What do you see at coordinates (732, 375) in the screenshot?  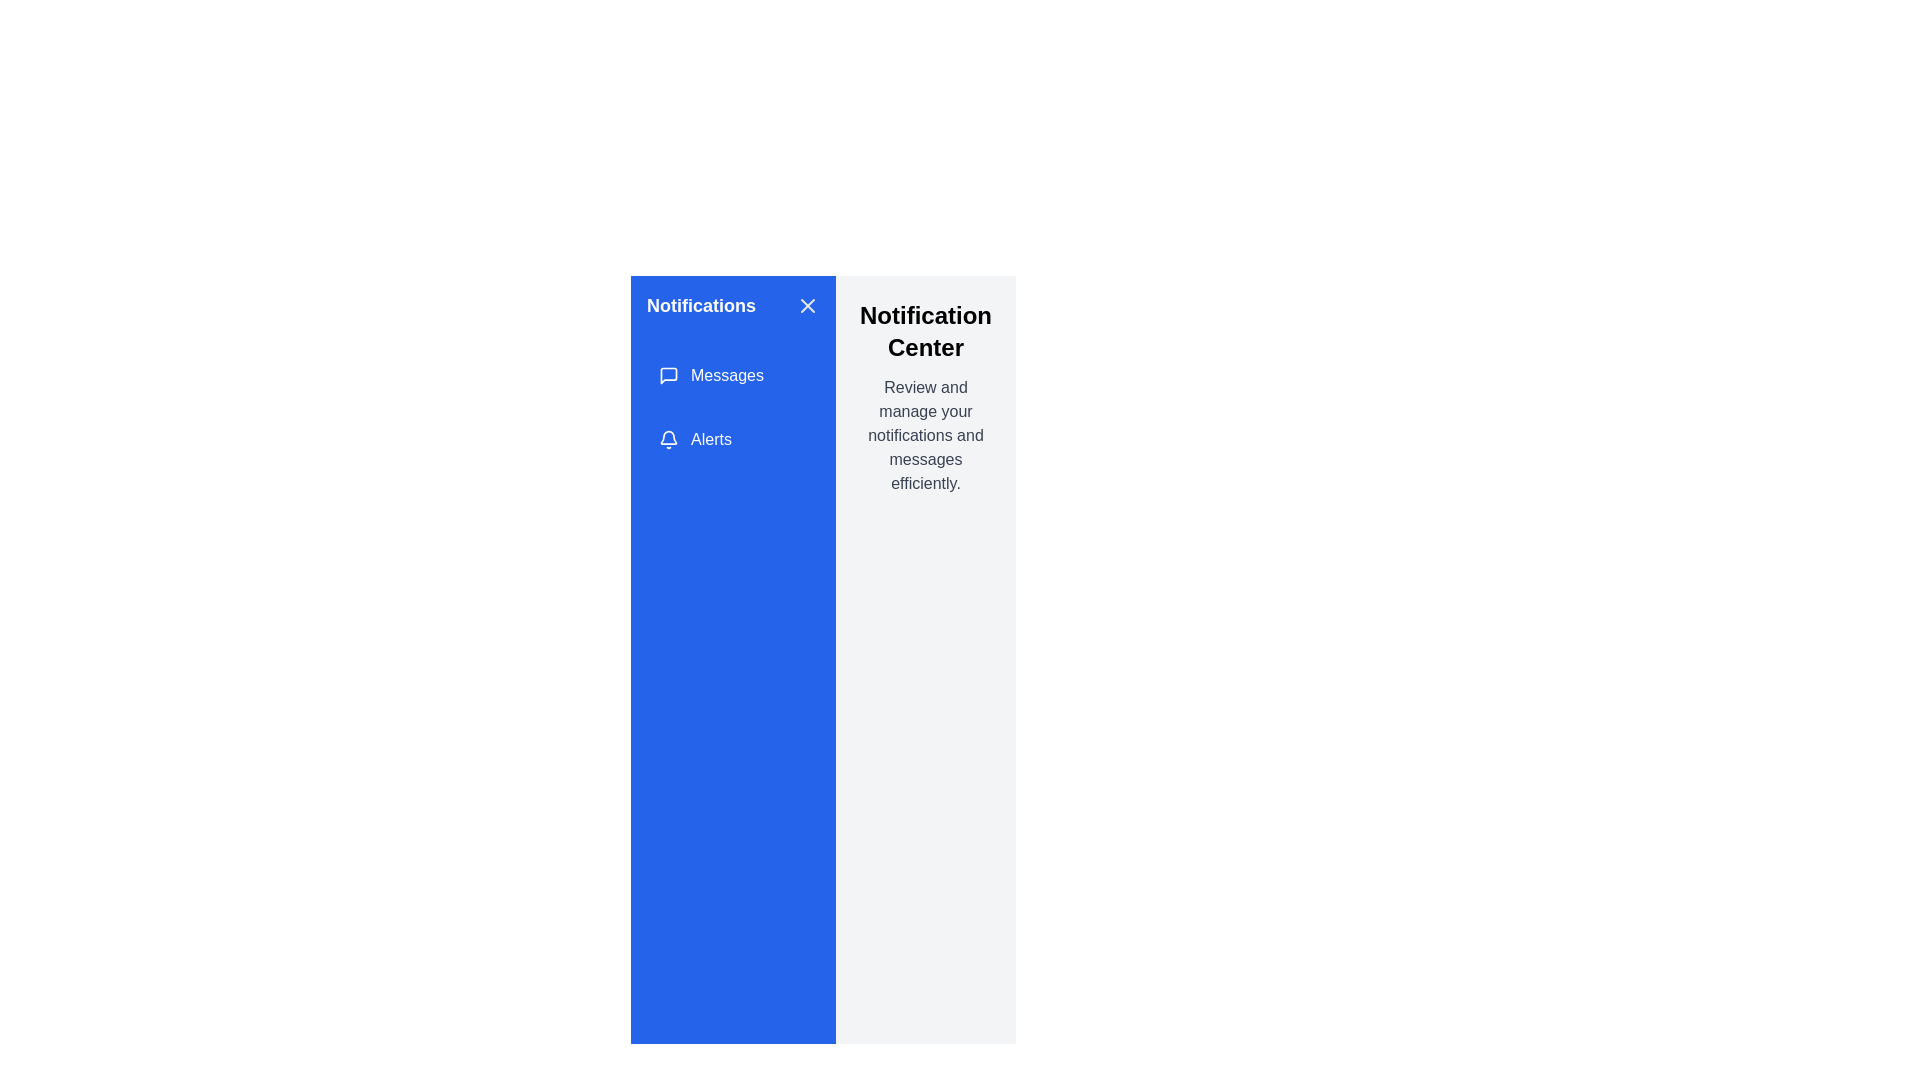 I see `the 'Messages' button which has a speech bubble icon and white text on a blue background, positioned above the 'Alerts' entry in the left side panel` at bounding box center [732, 375].